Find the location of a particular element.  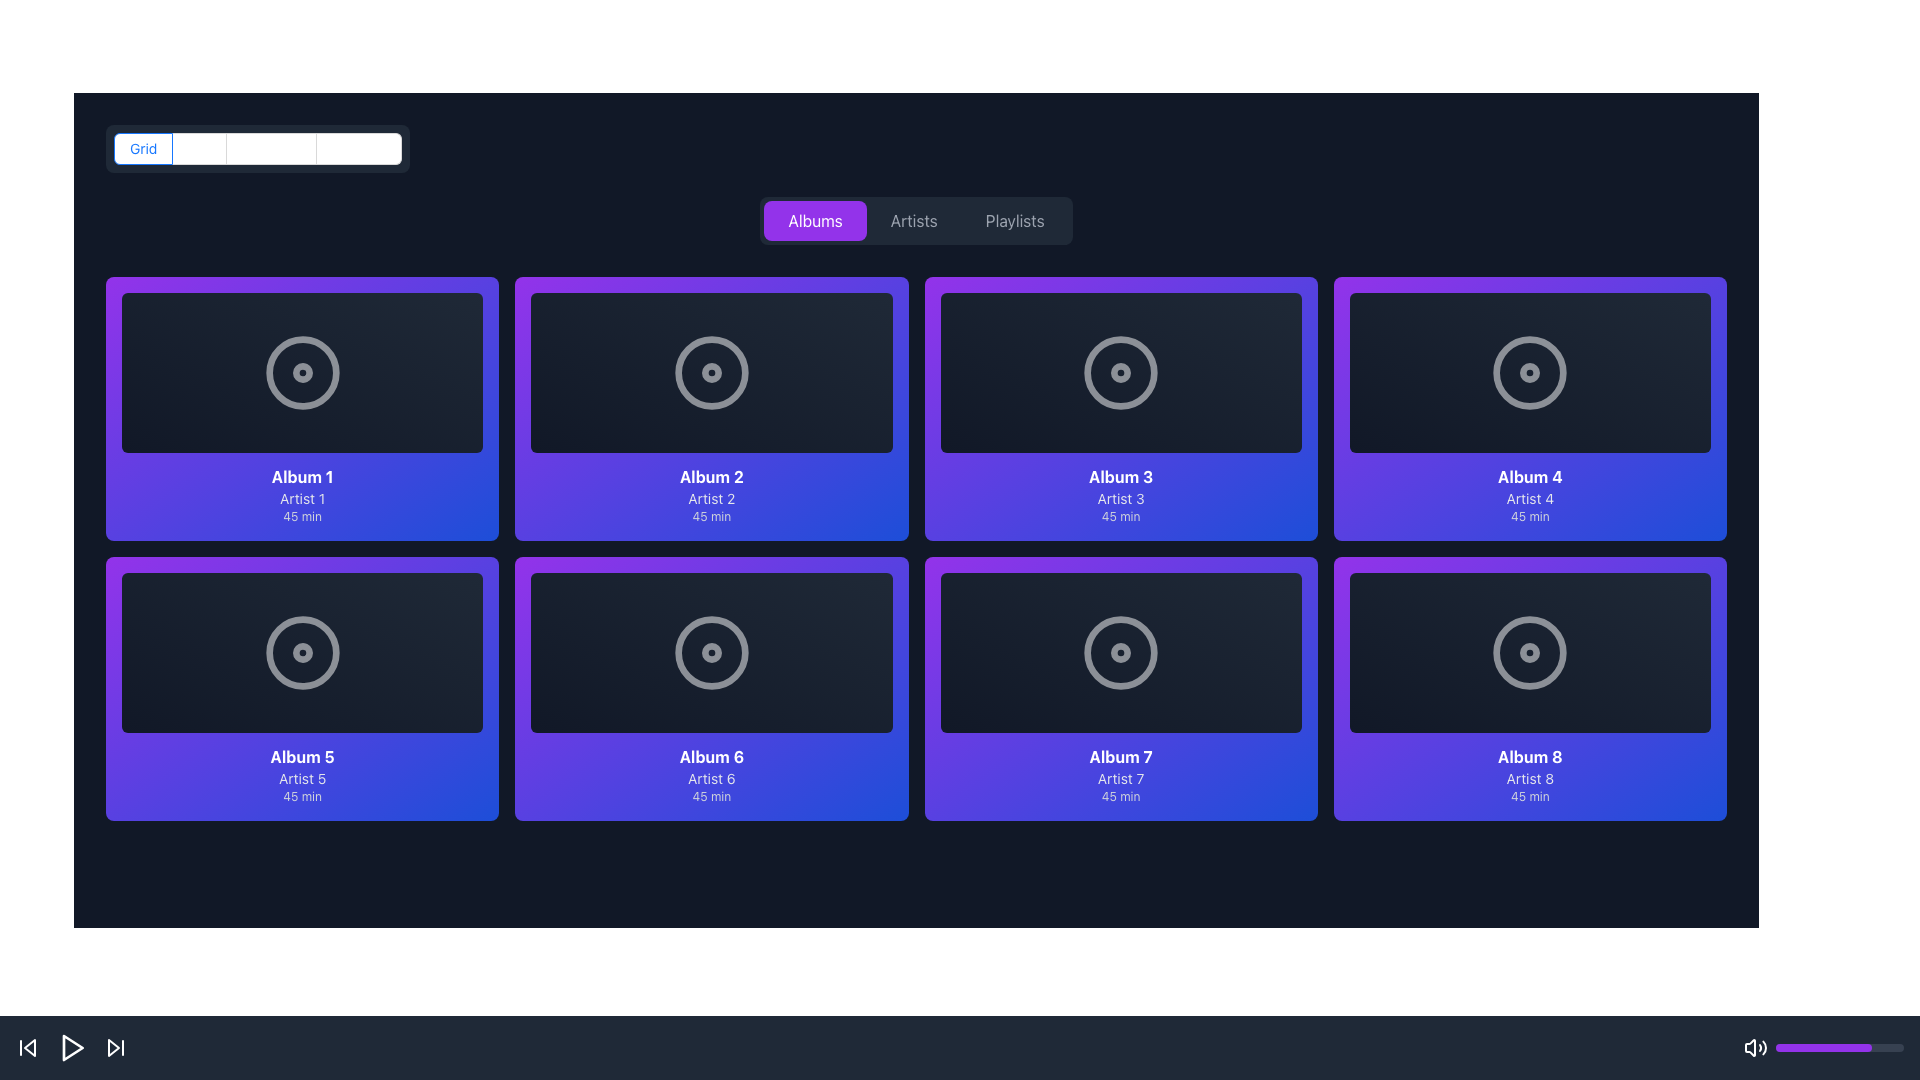

the leftmost purple button labeled 'Albums' is located at coordinates (815, 220).